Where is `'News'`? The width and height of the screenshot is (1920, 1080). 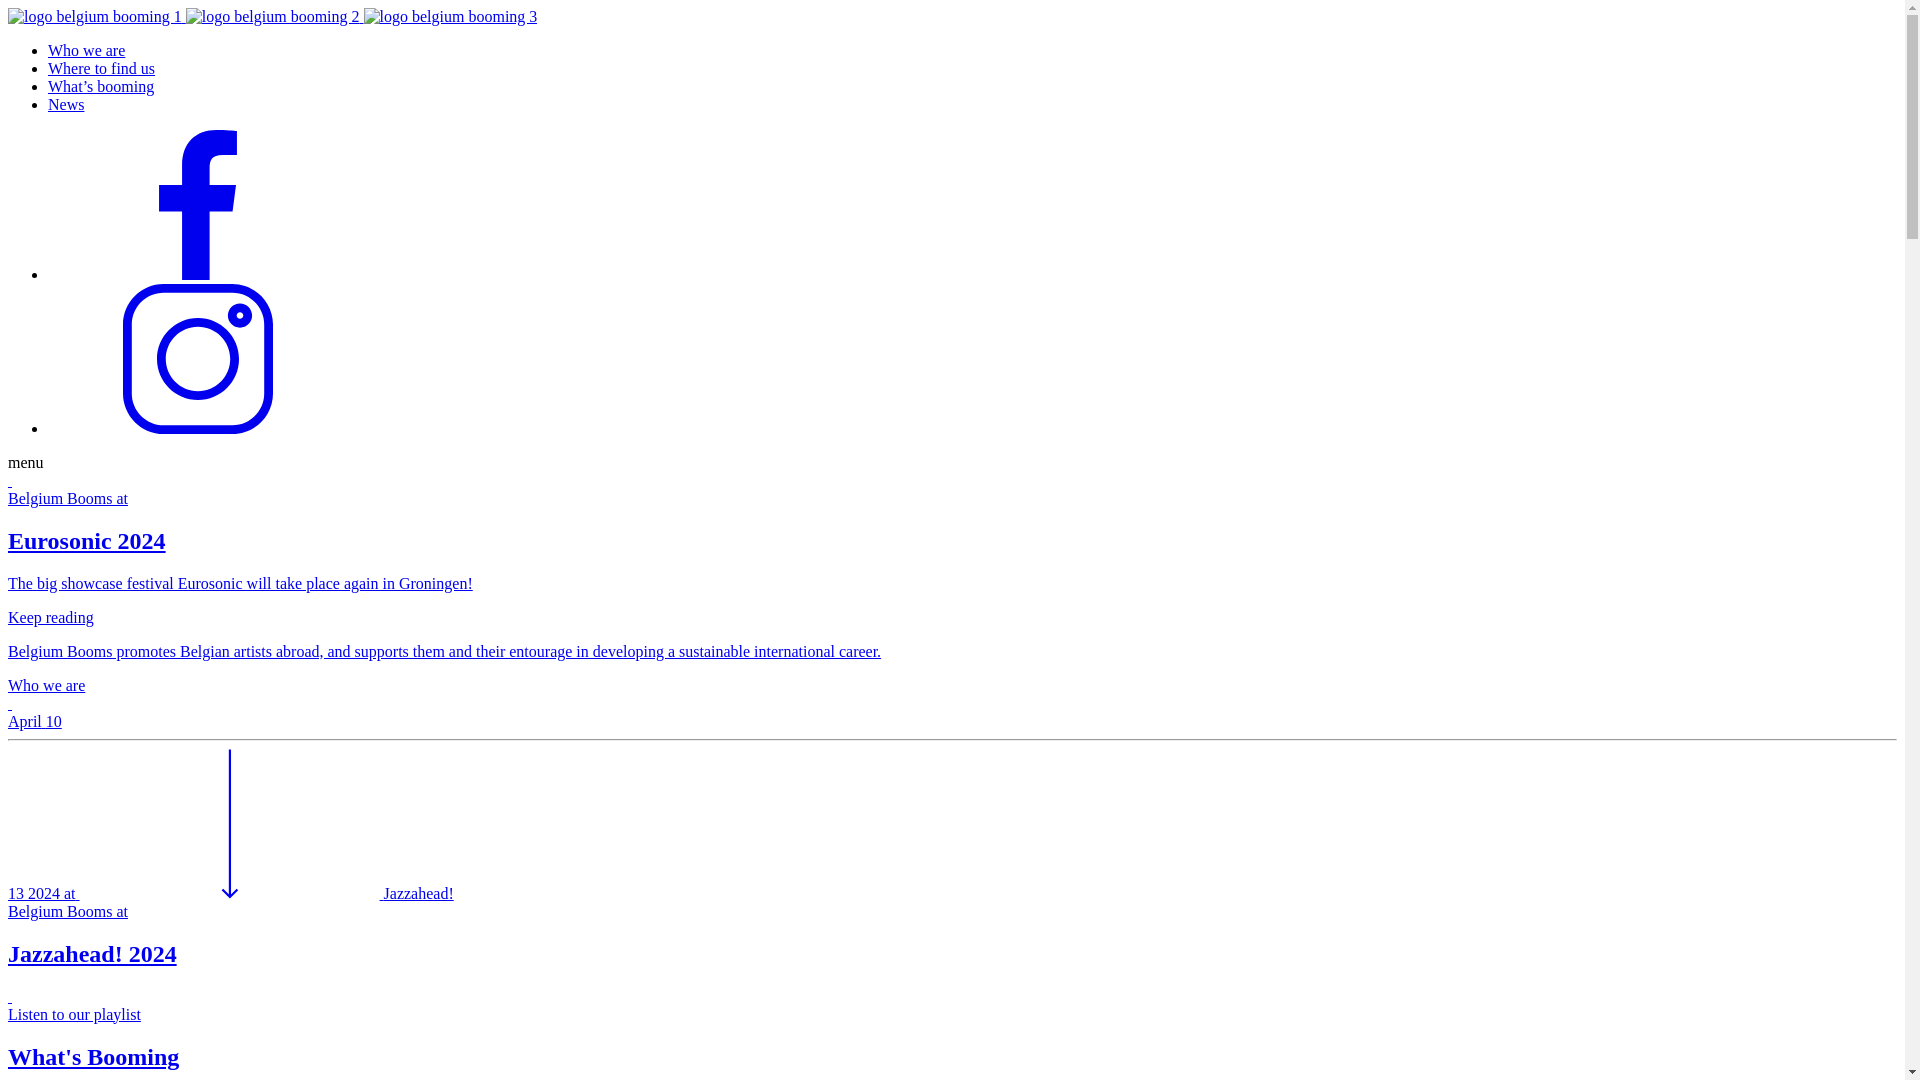
'News' is located at coordinates (48, 104).